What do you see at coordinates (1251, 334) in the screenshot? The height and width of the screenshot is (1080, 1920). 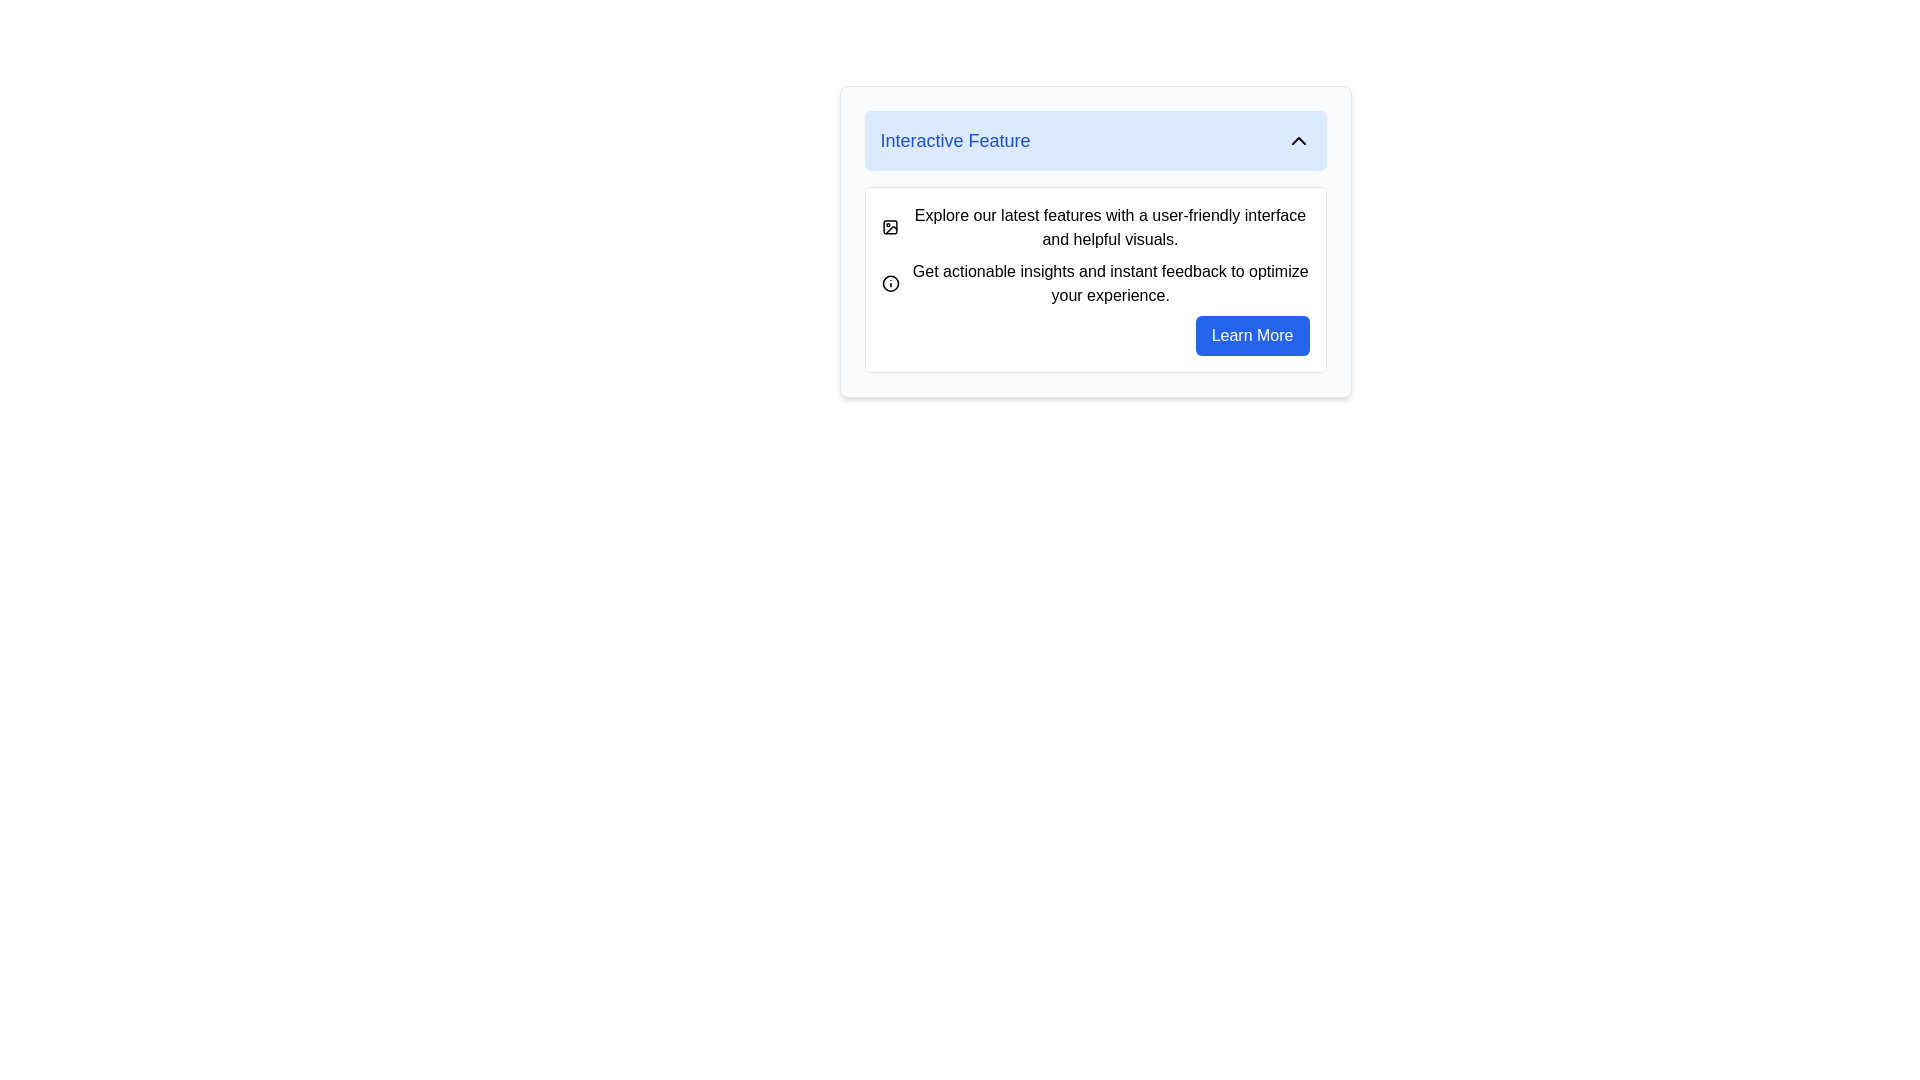 I see `the button located at the bottom-right of the 'Interactive Feature' section` at bounding box center [1251, 334].